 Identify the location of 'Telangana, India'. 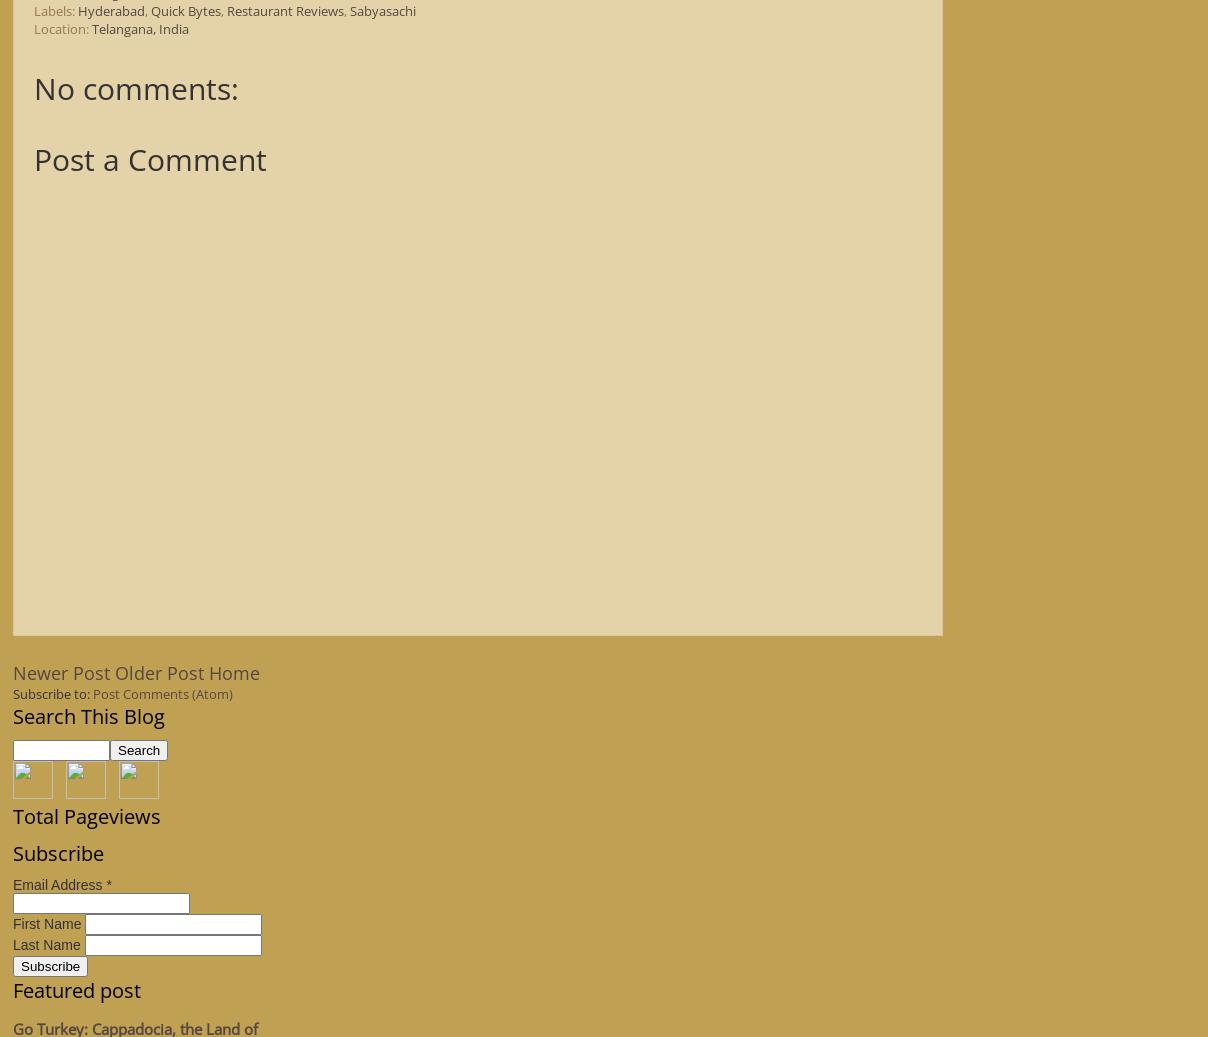
(139, 26).